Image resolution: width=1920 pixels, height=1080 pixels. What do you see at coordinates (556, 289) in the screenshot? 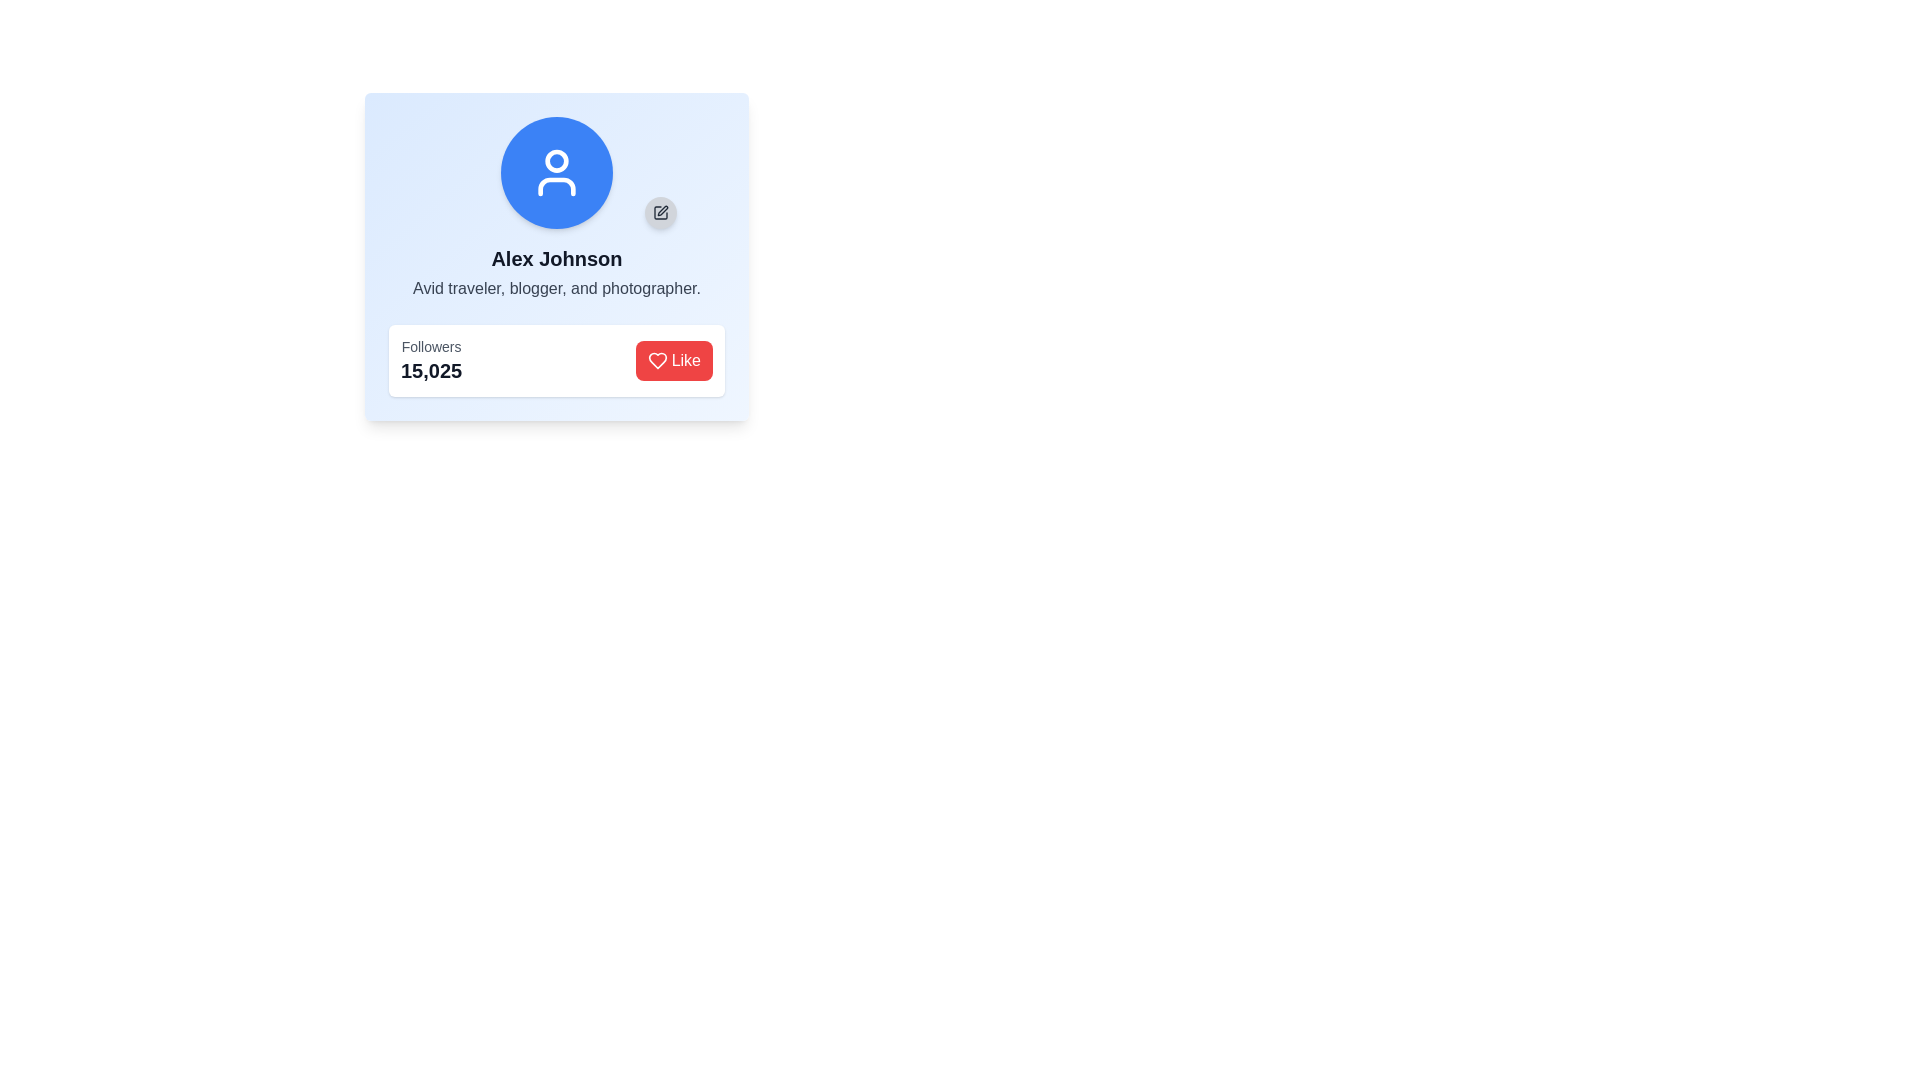
I see `additional description text located directly below the name 'Alex Johnson' in the profile card layout` at bounding box center [556, 289].